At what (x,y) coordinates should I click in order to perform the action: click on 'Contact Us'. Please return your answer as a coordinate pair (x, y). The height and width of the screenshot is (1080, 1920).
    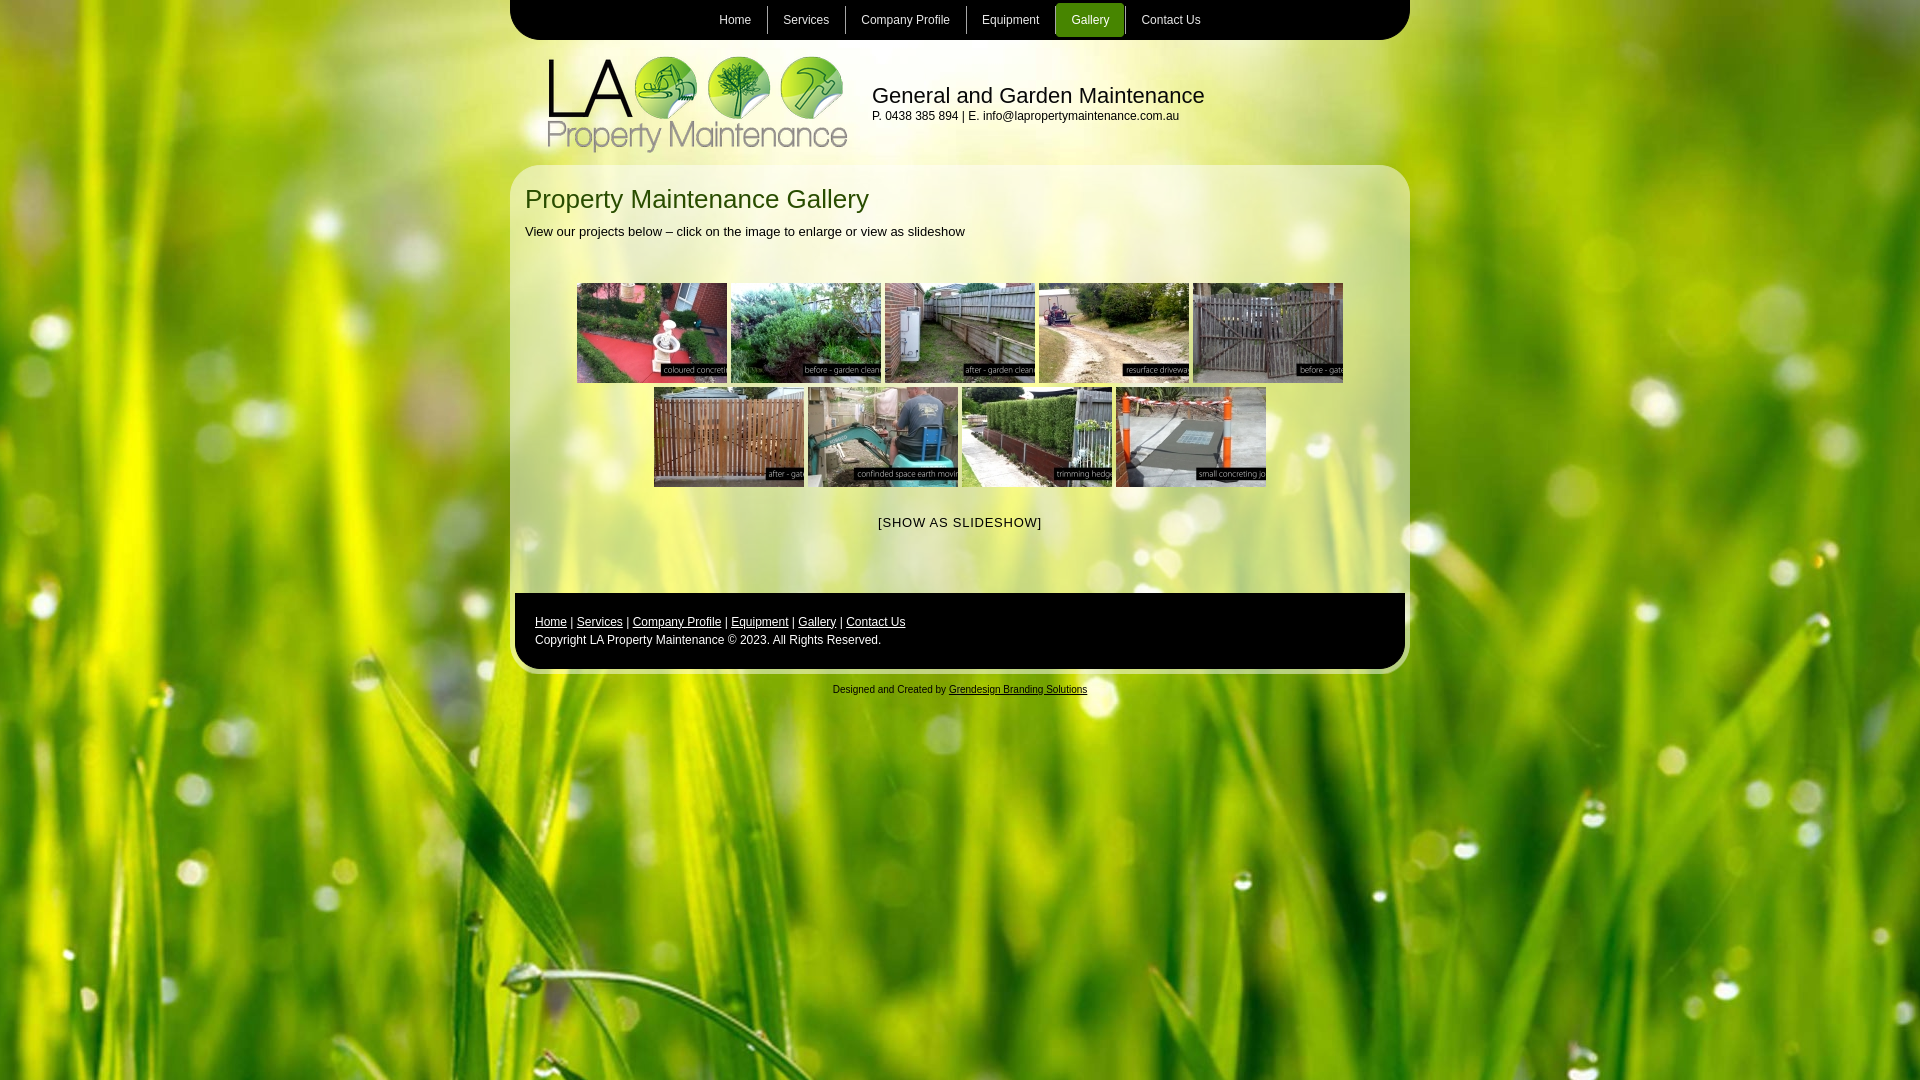
    Looking at the image, I should click on (1170, 19).